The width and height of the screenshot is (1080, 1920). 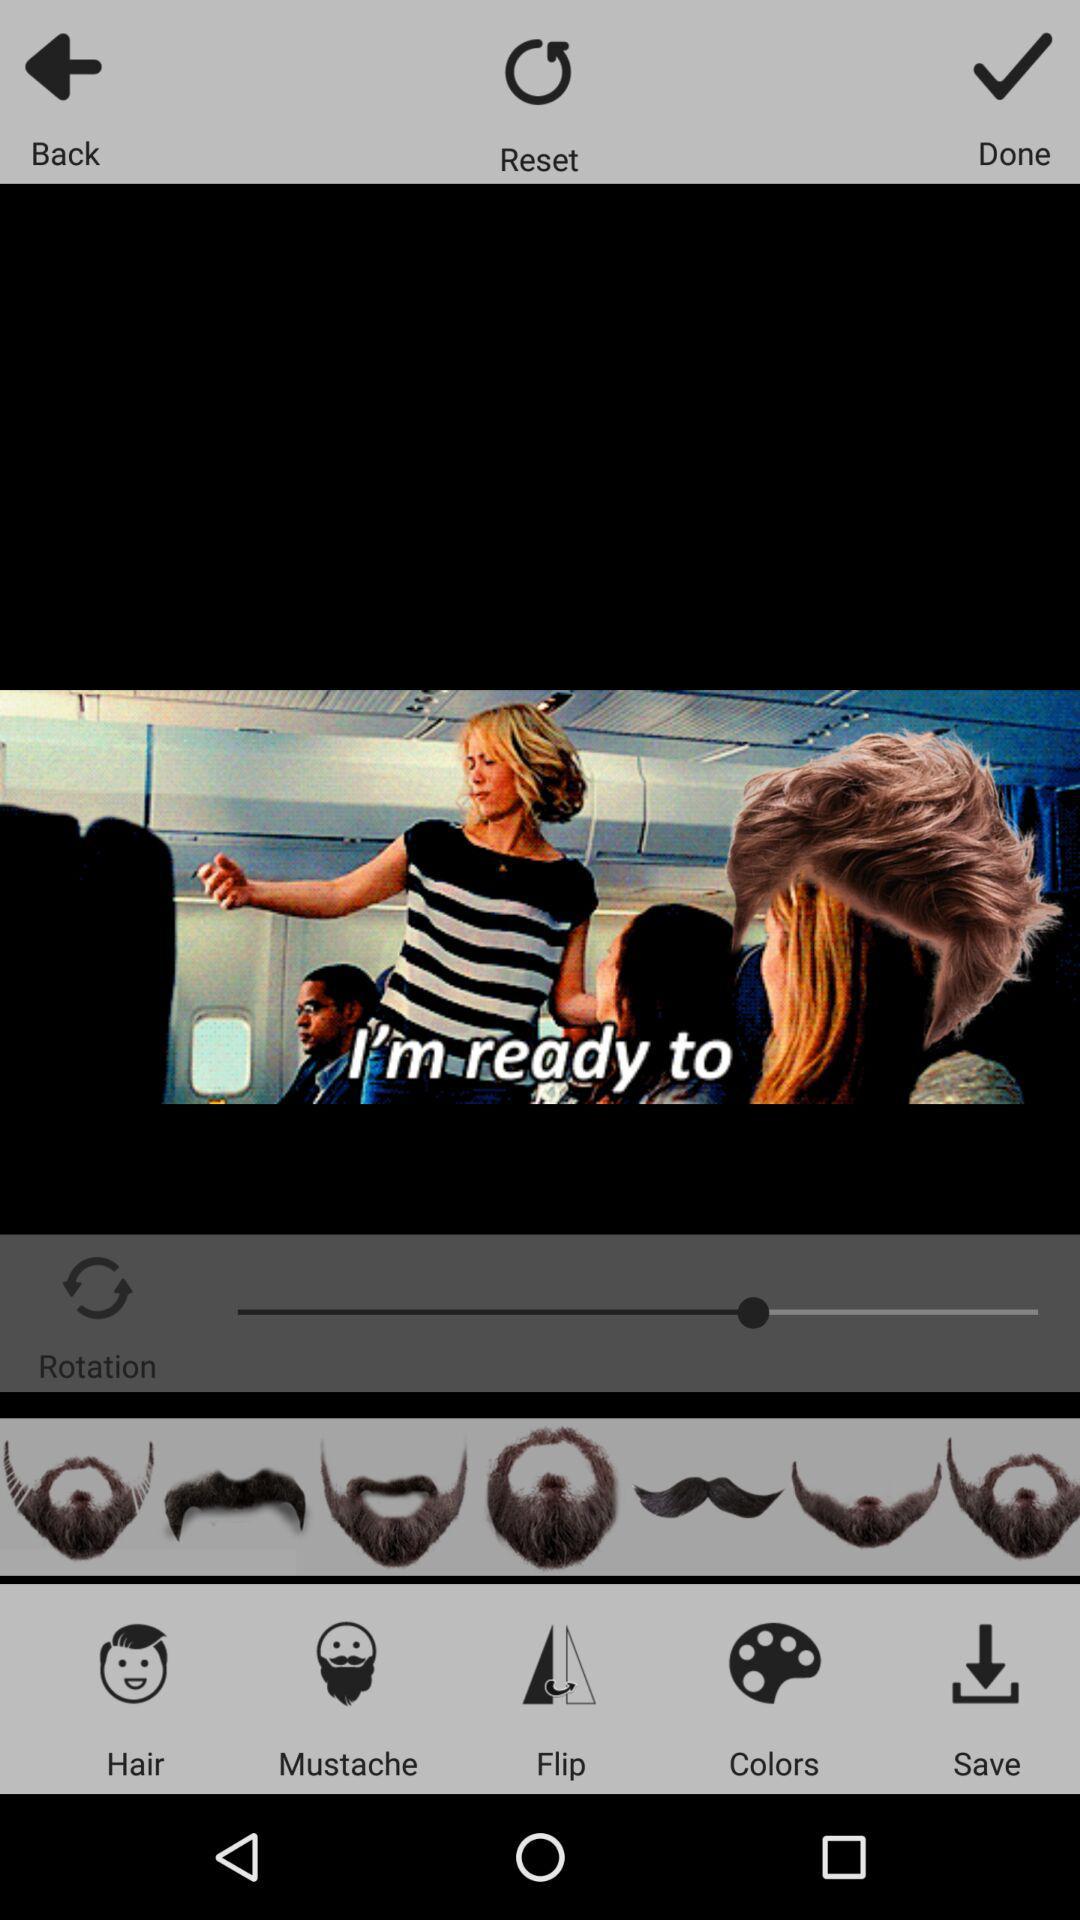 What do you see at coordinates (64, 65) in the screenshot?
I see `the arrow_backward icon` at bounding box center [64, 65].